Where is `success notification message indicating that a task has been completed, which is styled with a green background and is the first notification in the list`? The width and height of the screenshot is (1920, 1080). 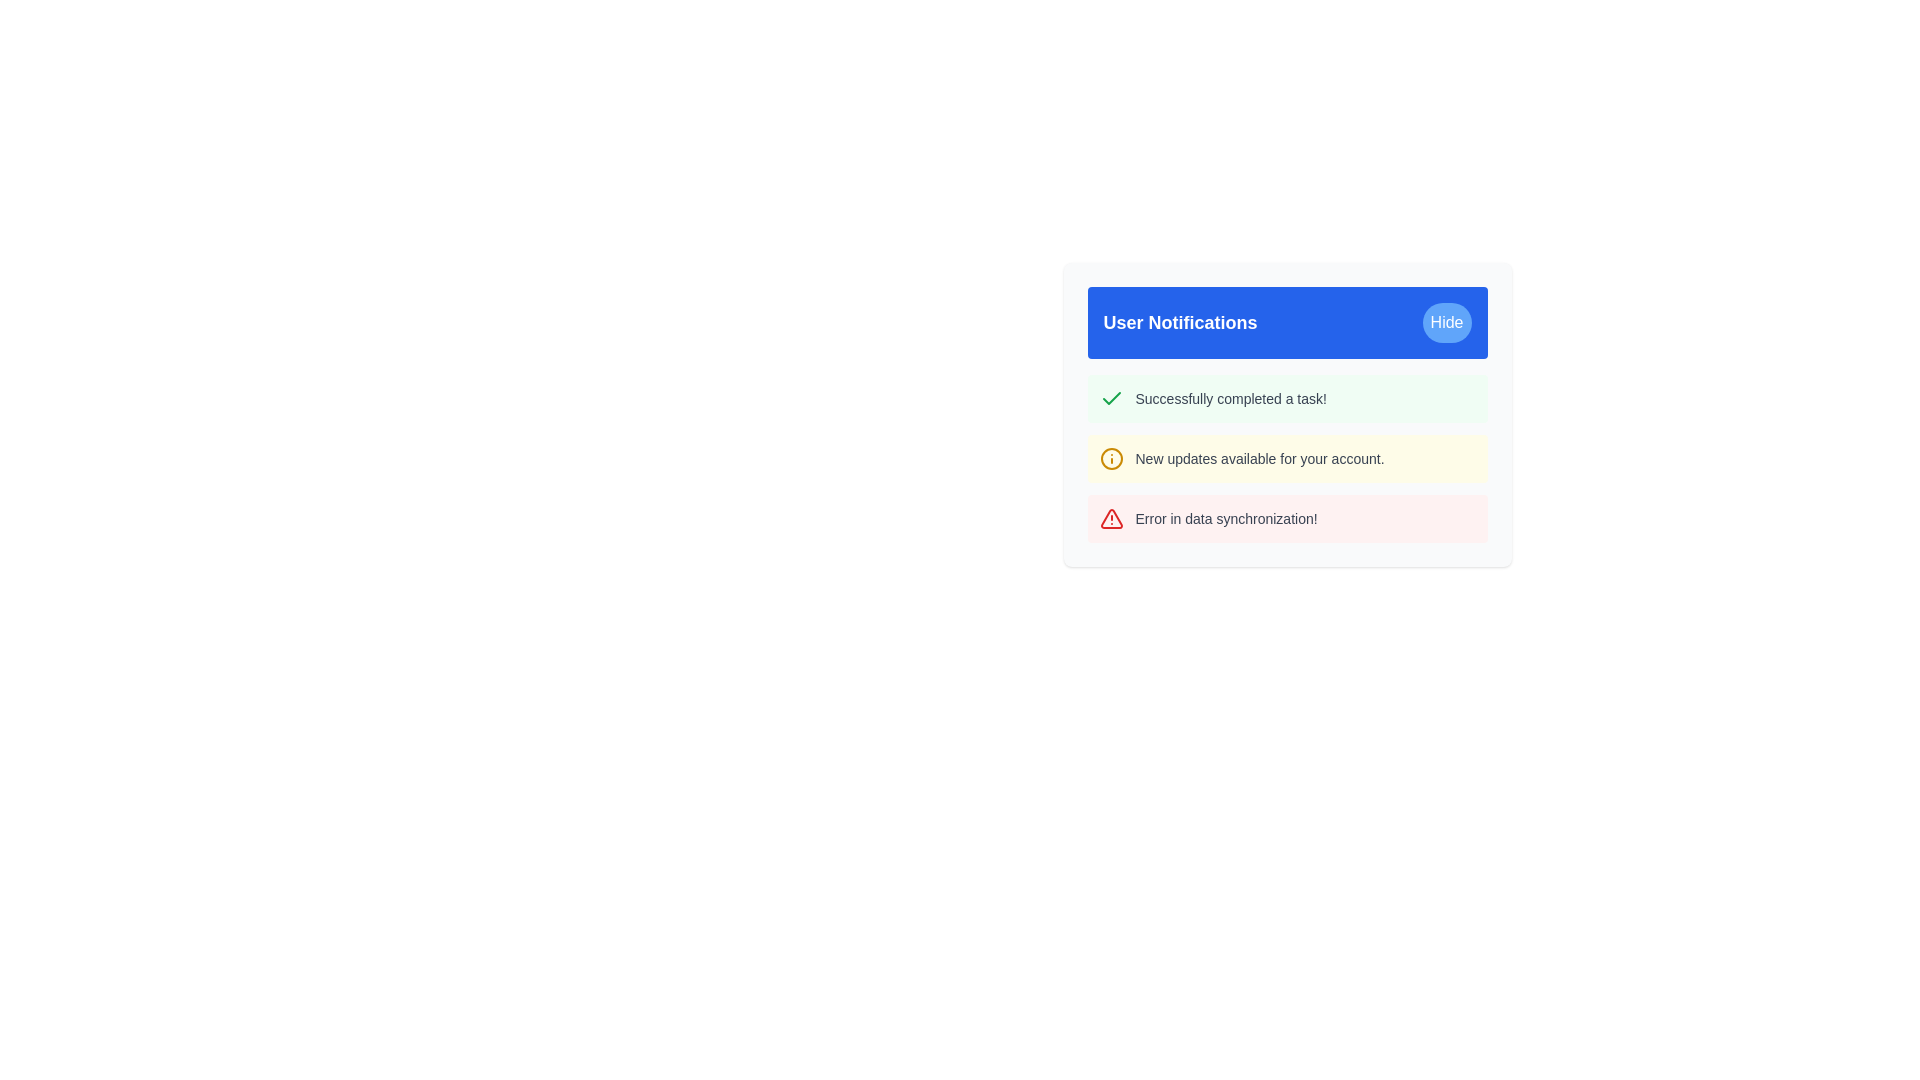 success notification message indicating that a task has been completed, which is styled with a green background and is the first notification in the list is located at coordinates (1287, 398).